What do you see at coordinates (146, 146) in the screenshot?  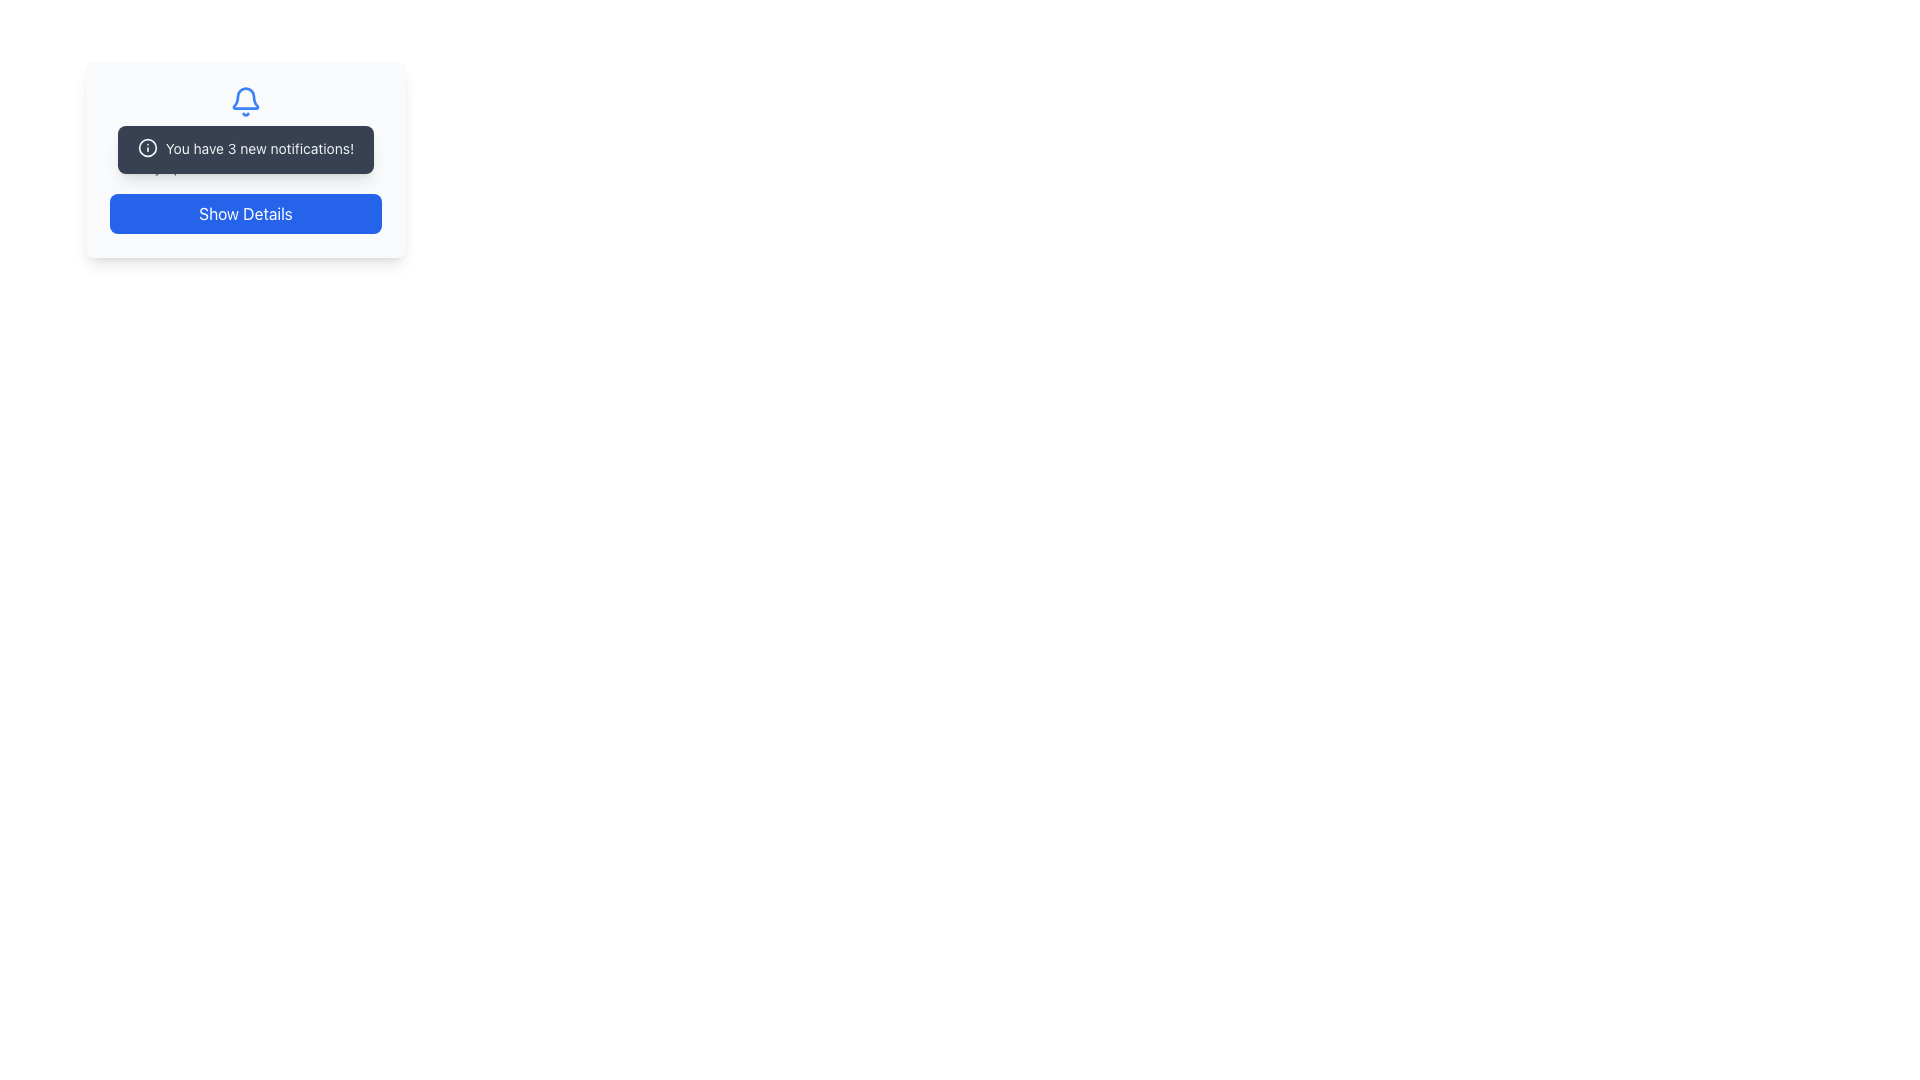 I see `the circular SVG icon located on the left side of the notification component that indicates 'You have 3 new notifications!'` at bounding box center [146, 146].